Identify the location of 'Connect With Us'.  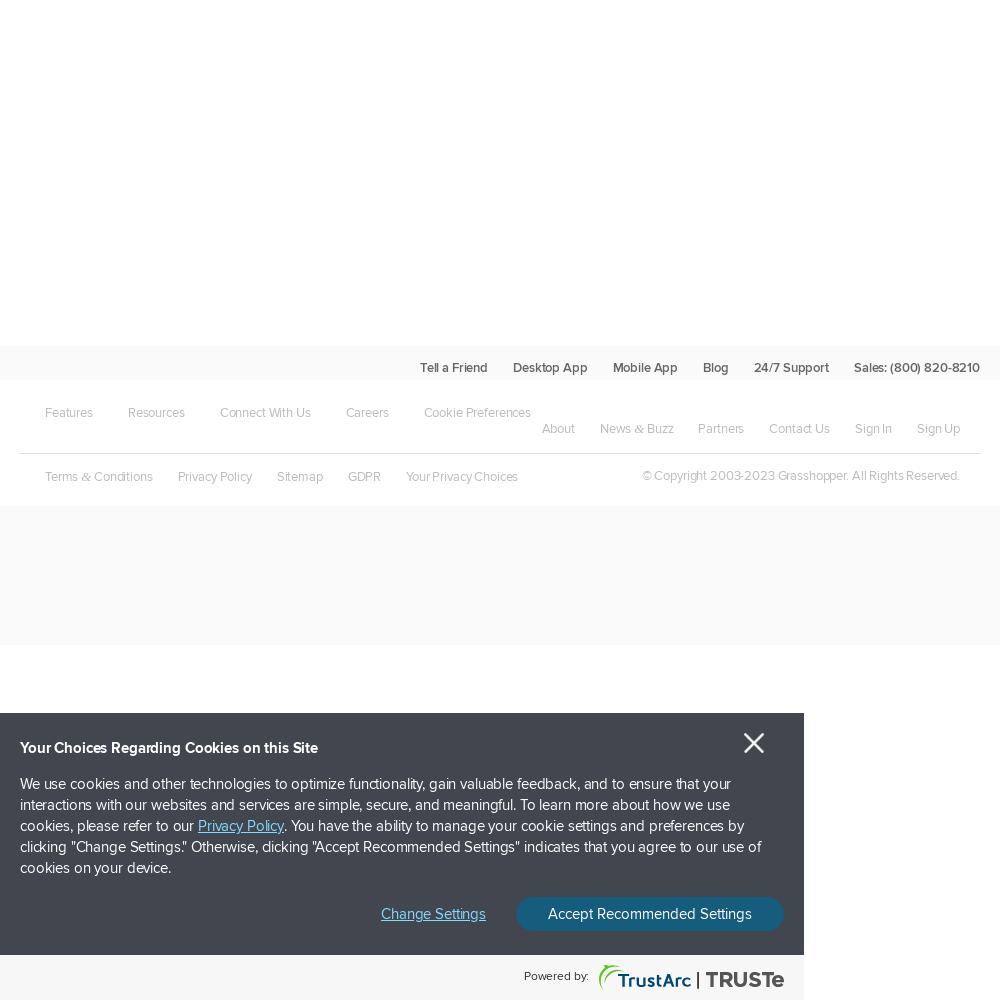
(264, 412).